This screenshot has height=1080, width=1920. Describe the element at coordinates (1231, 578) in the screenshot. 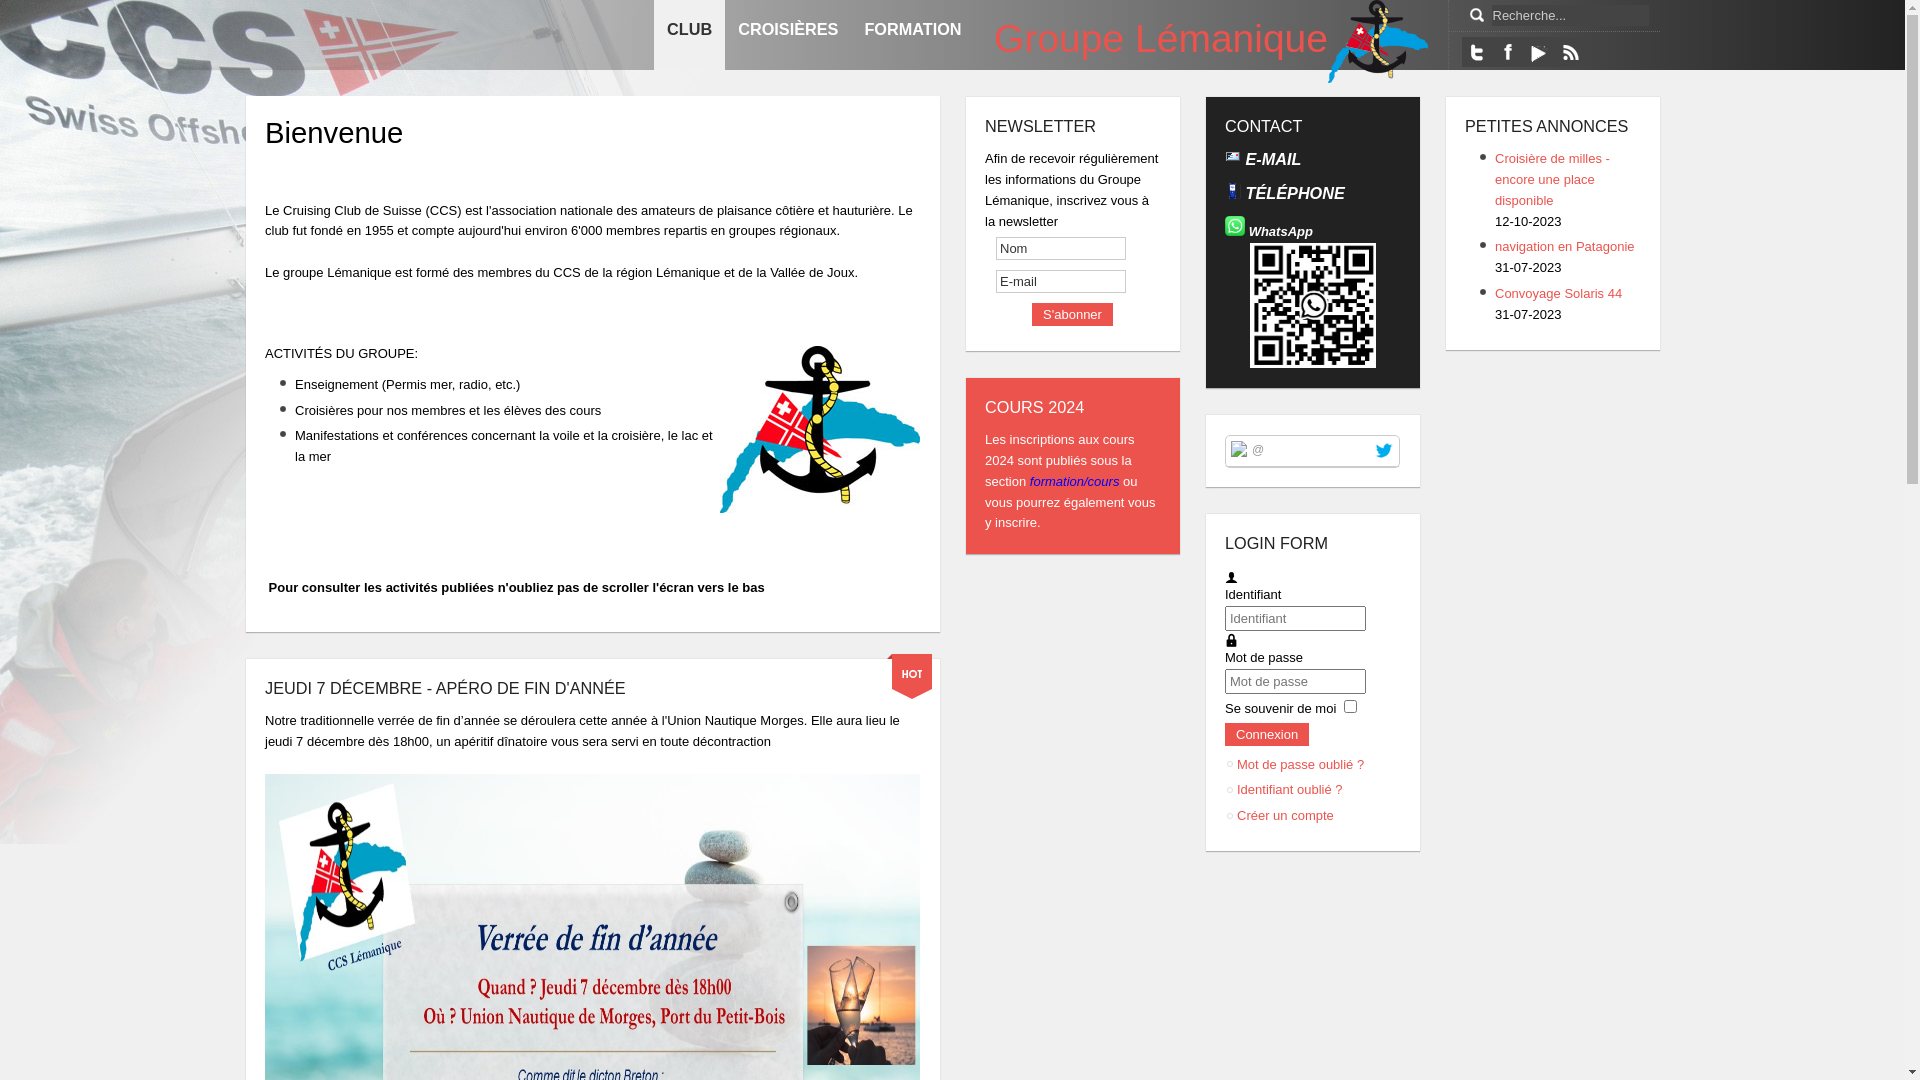

I see `'Identifiant'` at that location.